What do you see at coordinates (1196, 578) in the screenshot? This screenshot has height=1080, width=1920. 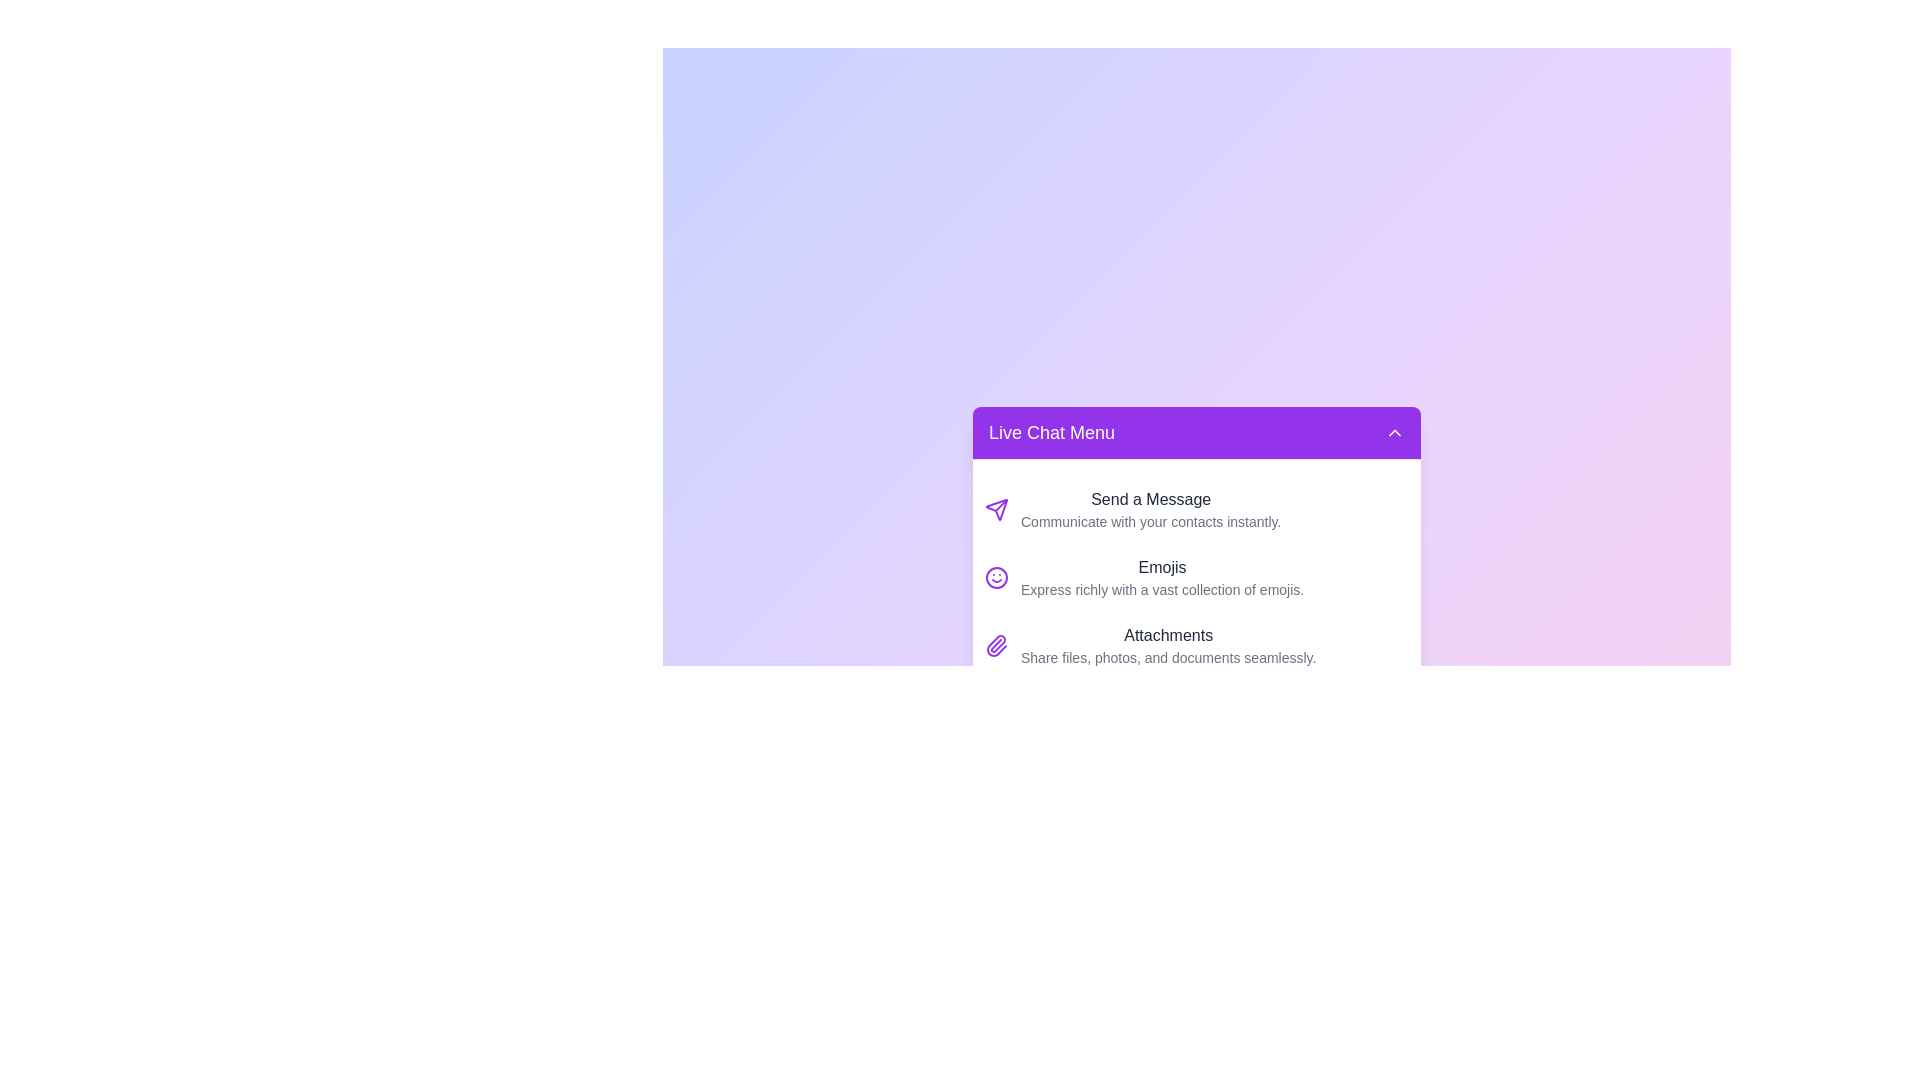 I see `the menu item corresponding to Emojis` at bounding box center [1196, 578].